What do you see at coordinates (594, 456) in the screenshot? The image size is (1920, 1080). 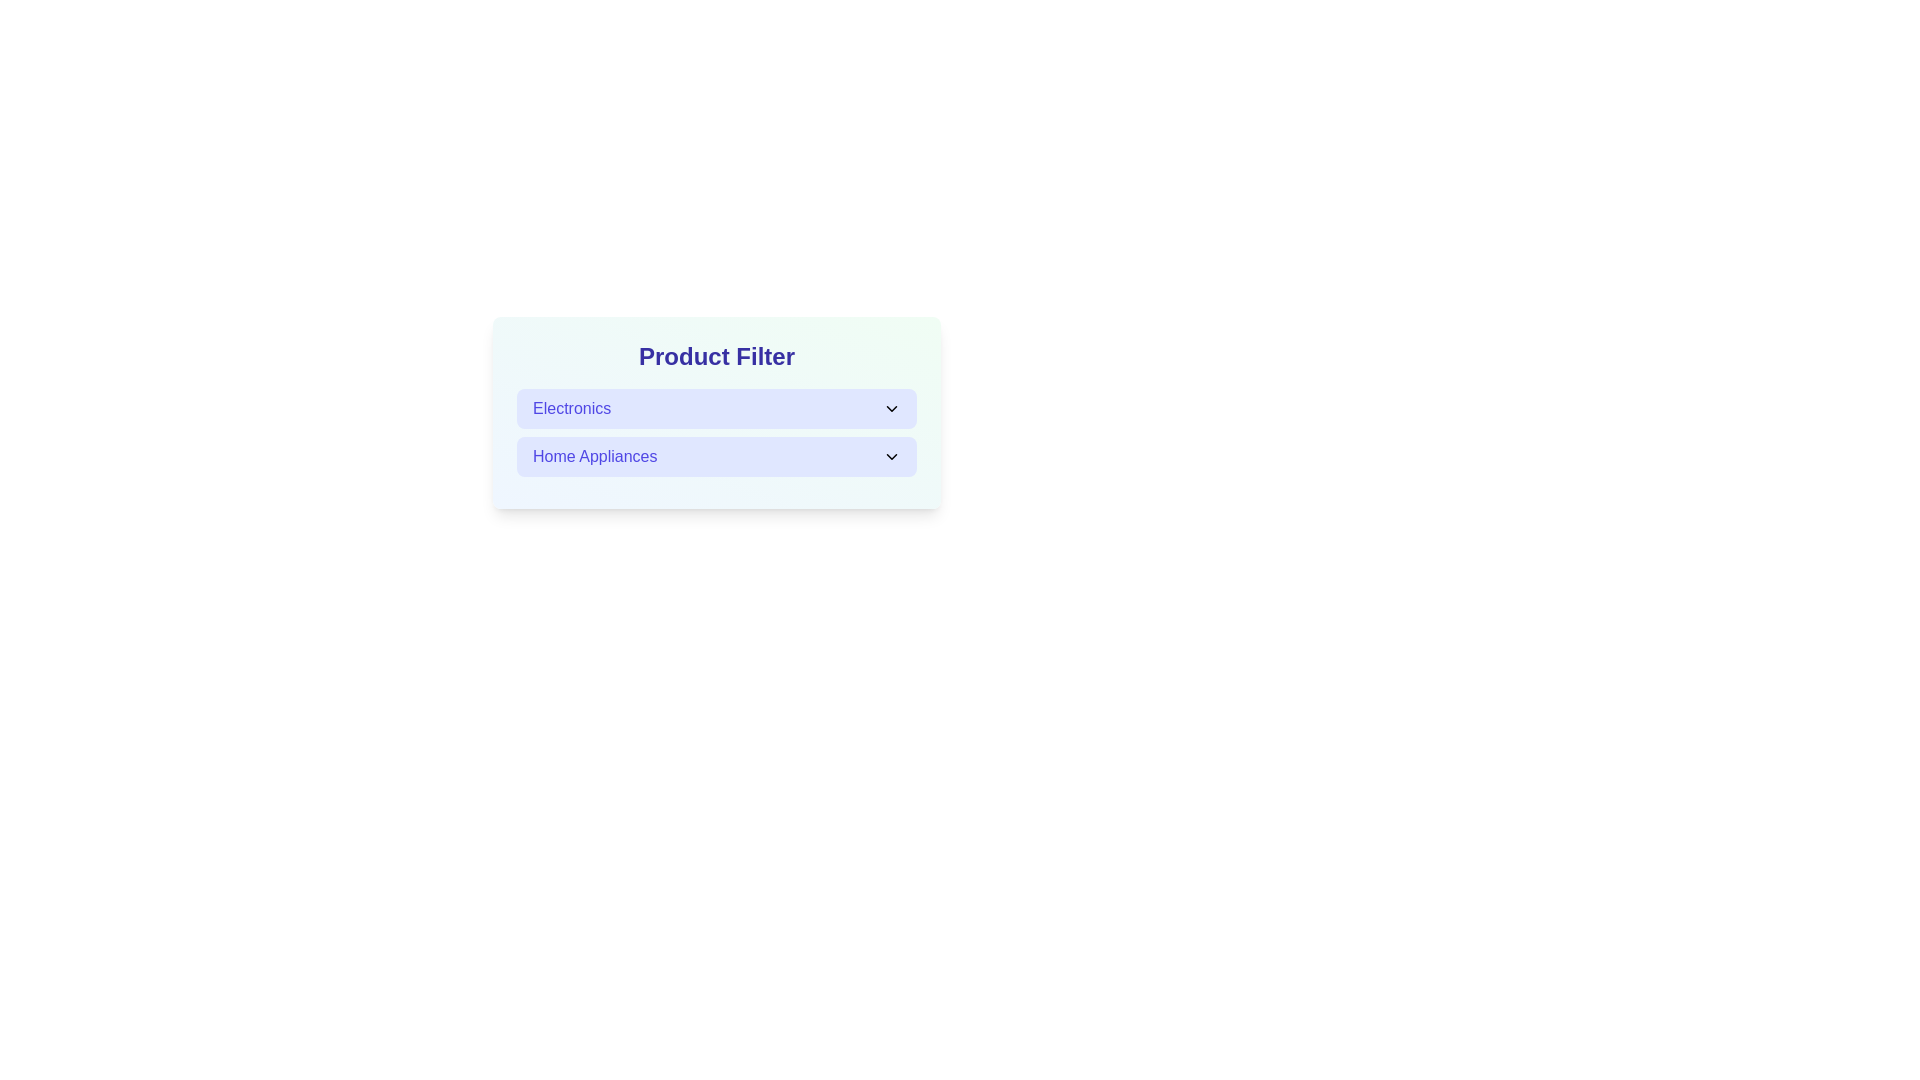 I see `the text label in the second row of the vertical list within the light blue 'Product Filter' panel, which identifies a category option` at bounding box center [594, 456].